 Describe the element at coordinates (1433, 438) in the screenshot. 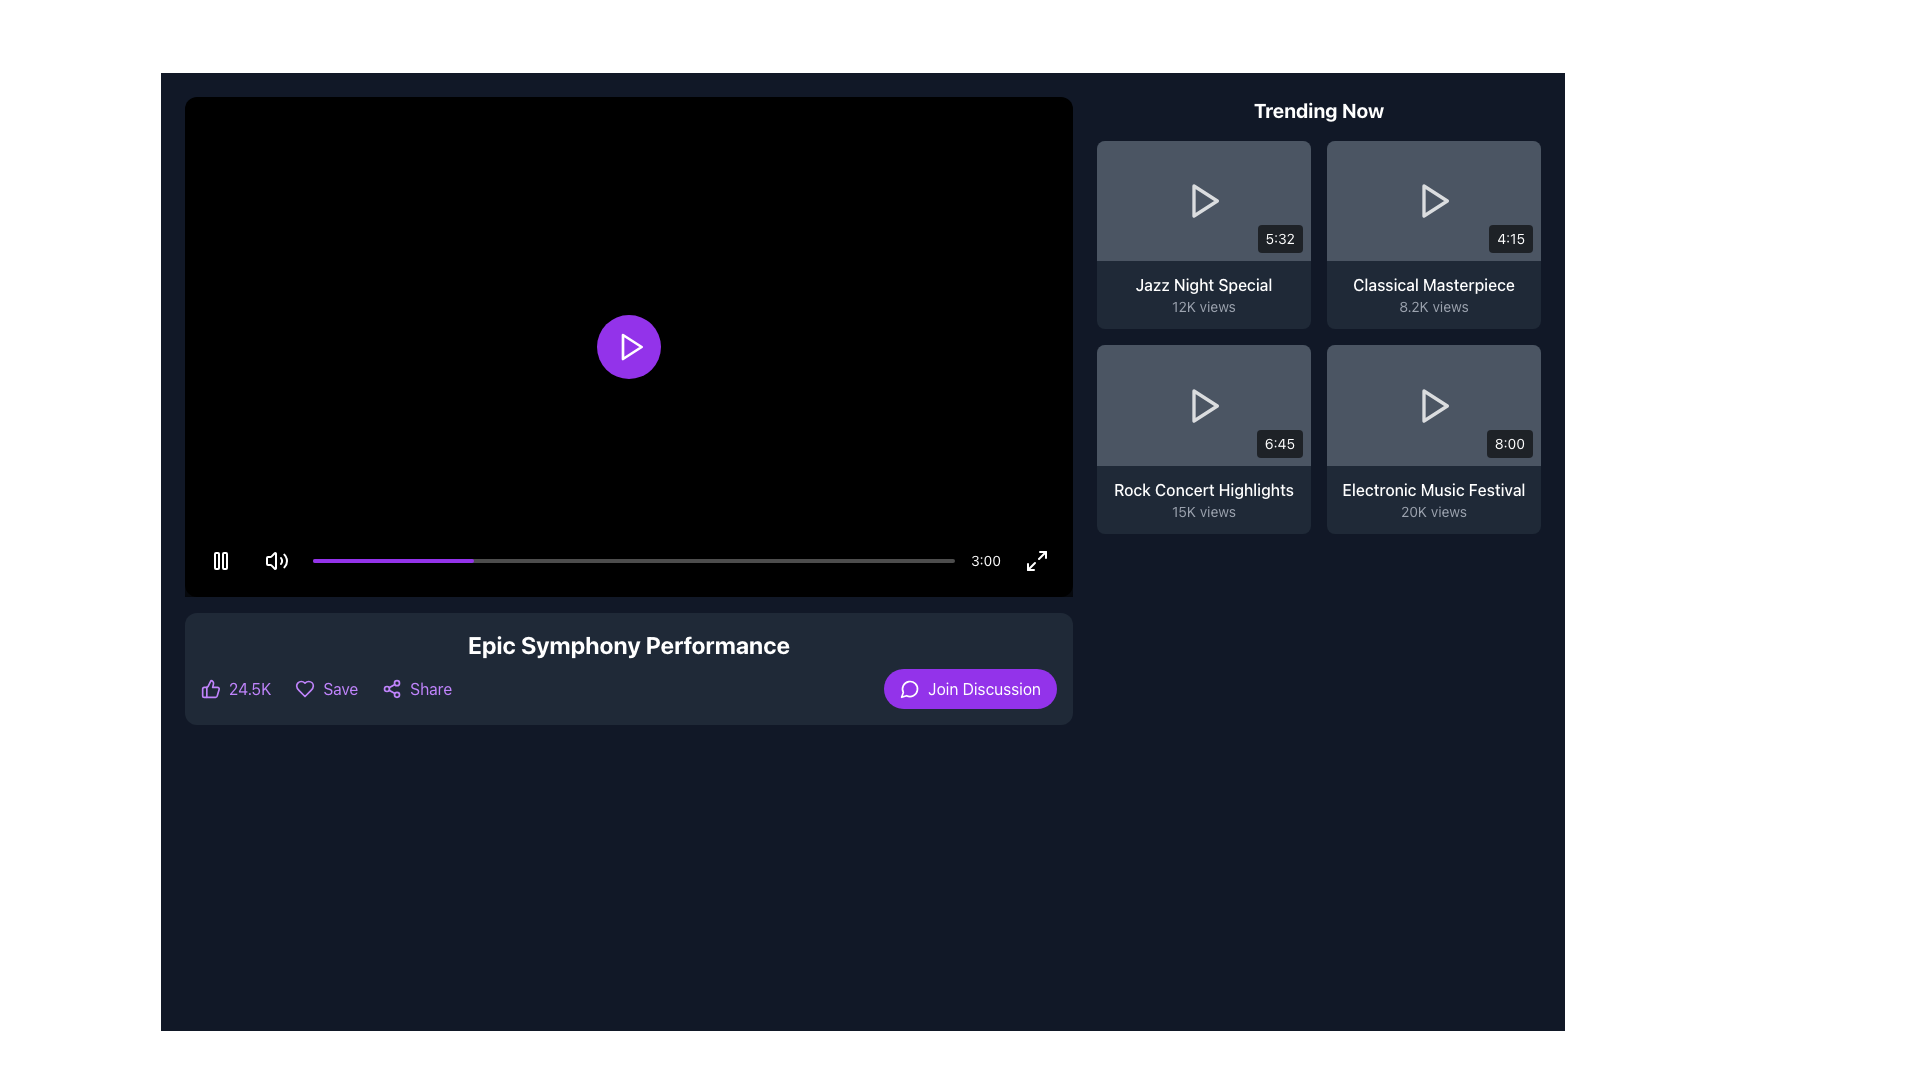

I see `the fourth interactive card` at that location.